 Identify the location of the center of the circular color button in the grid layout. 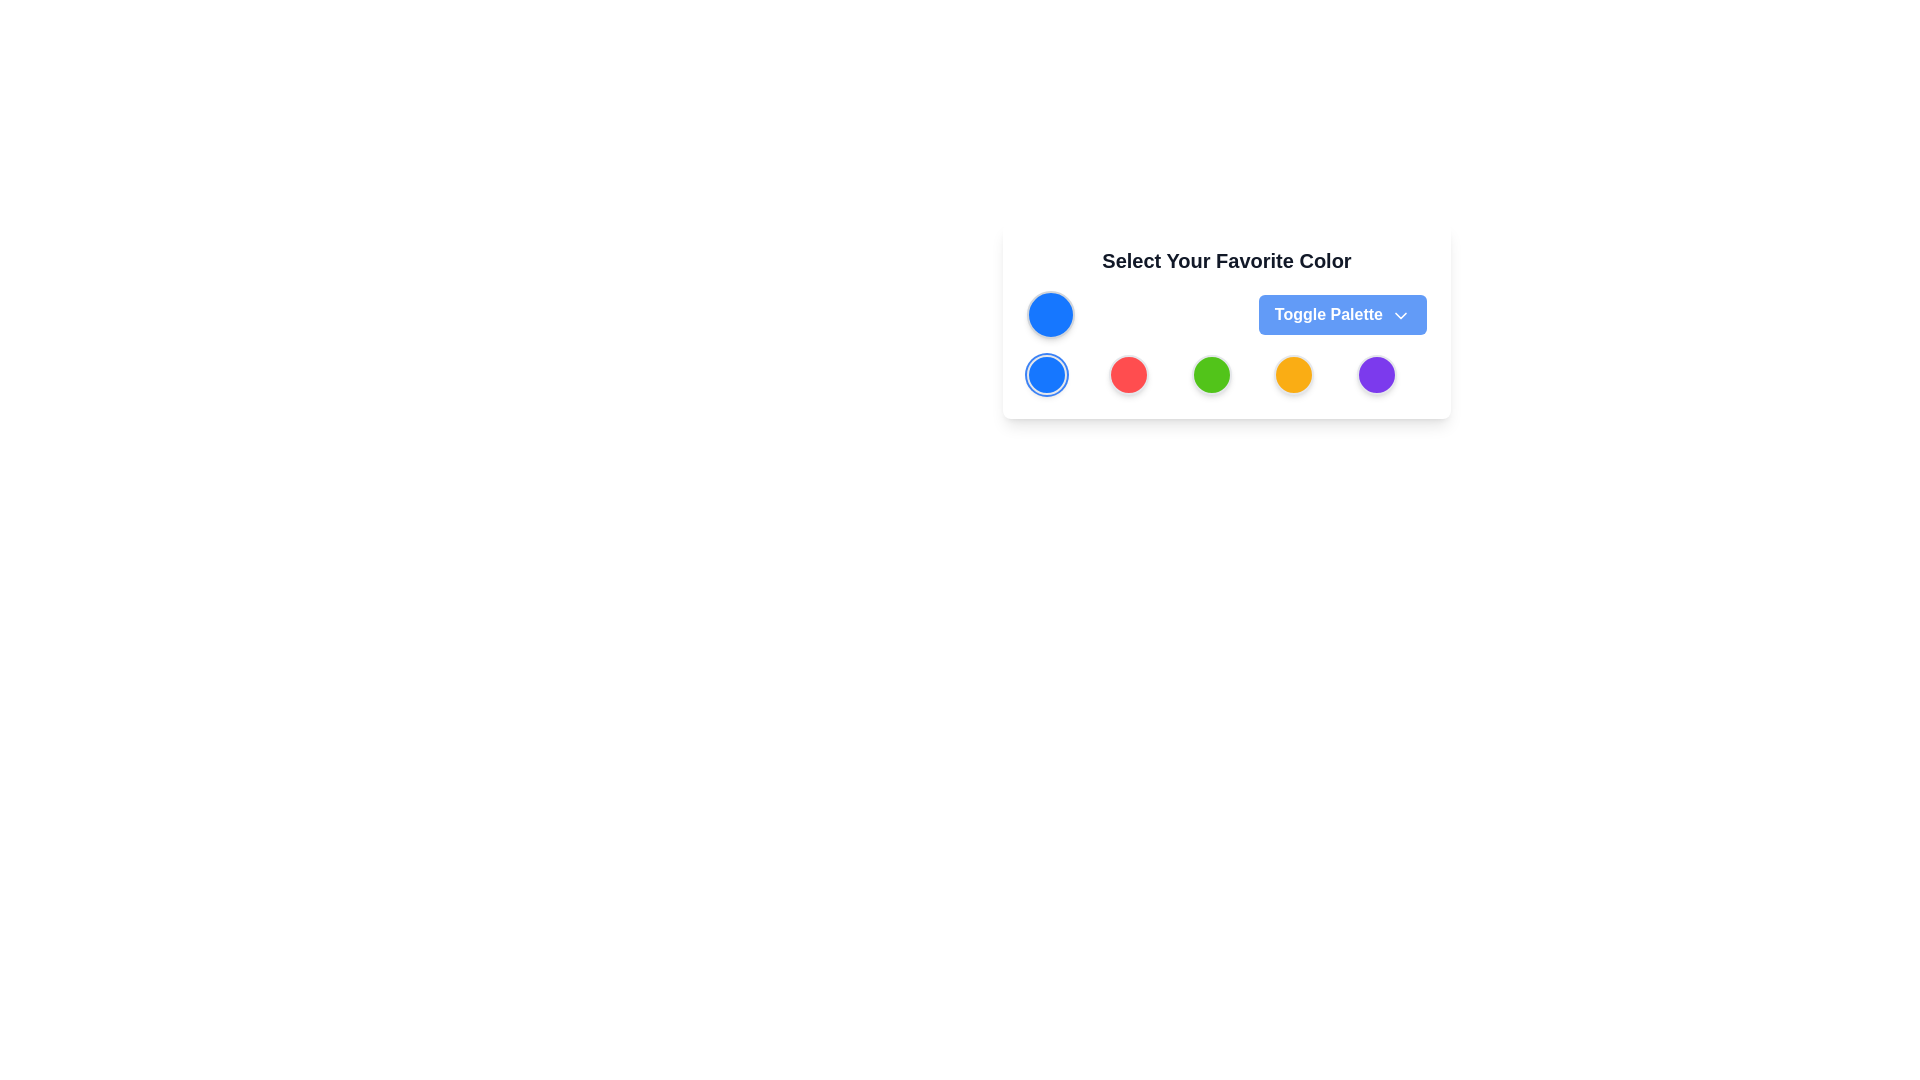
(1226, 374).